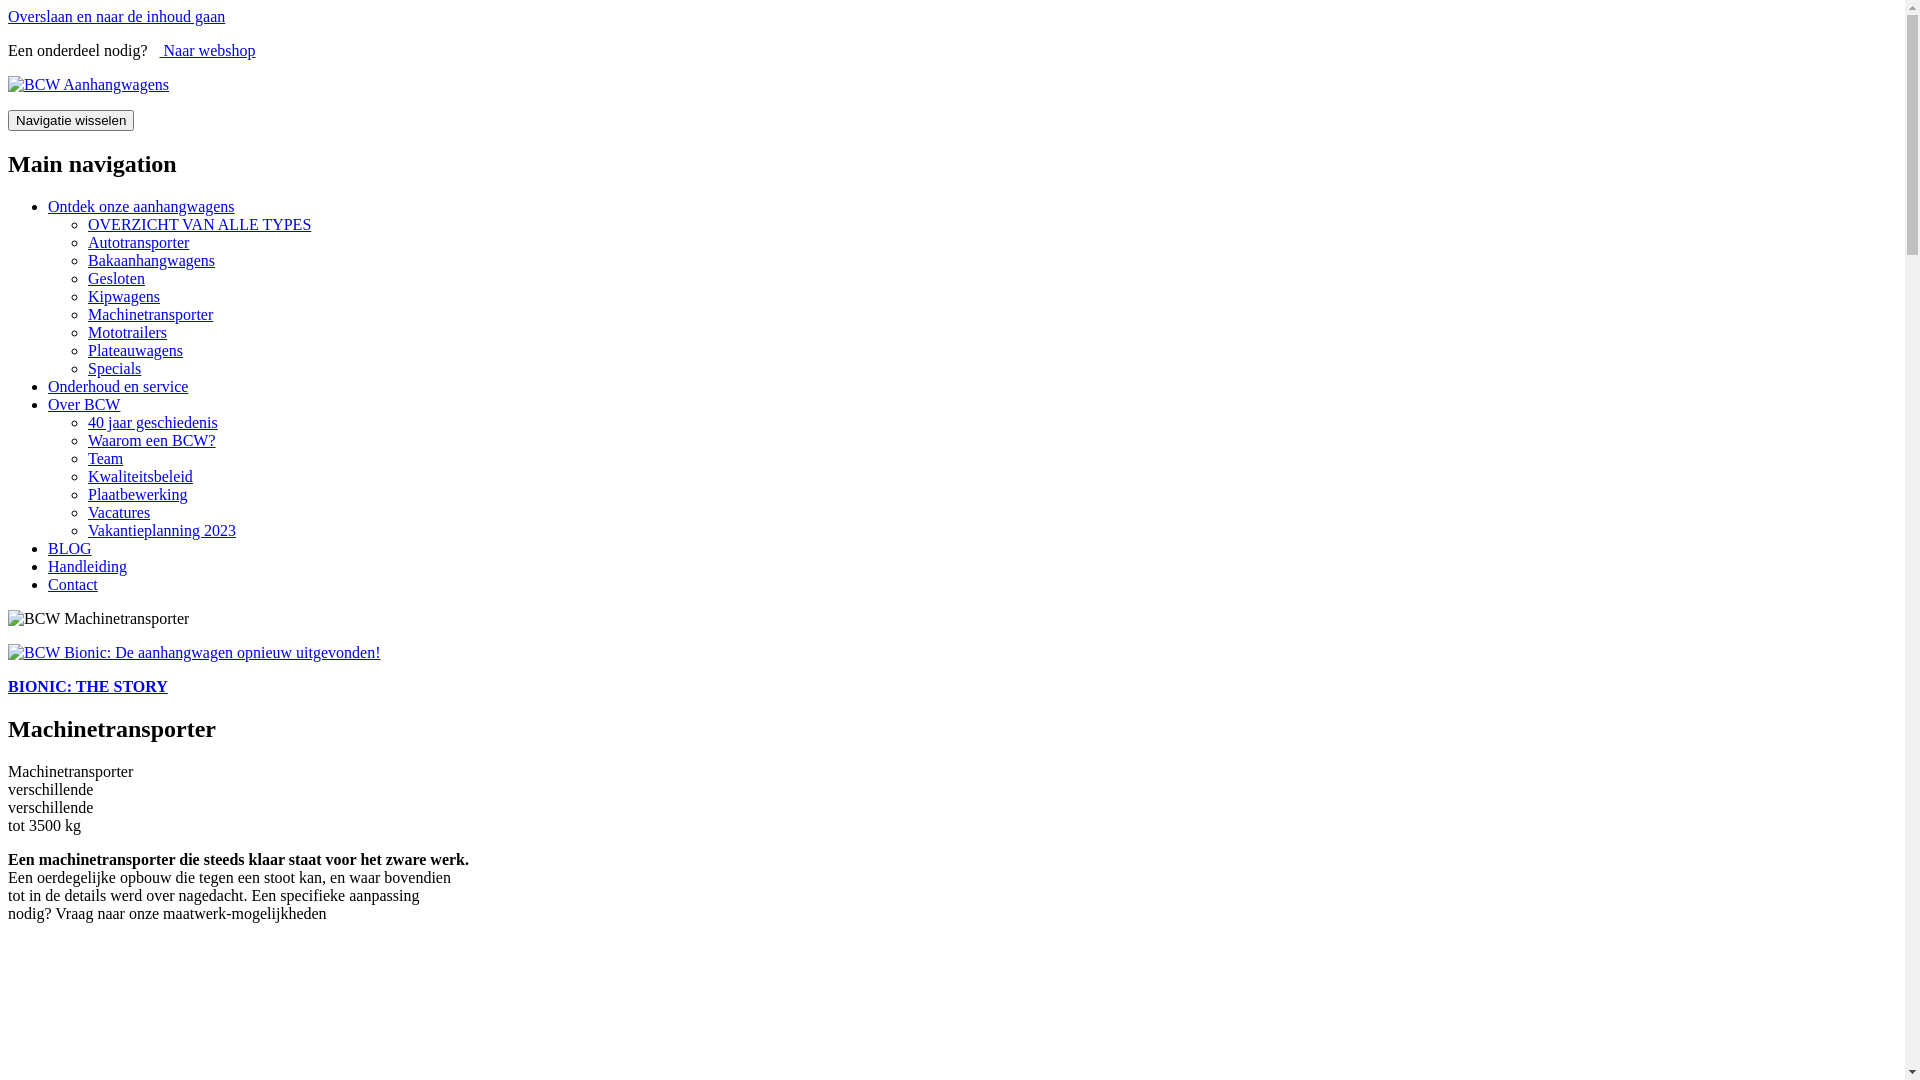  Describe the element at coordinates (126, 331) in the screenshot. I see `'Mototrailers'` at that location.